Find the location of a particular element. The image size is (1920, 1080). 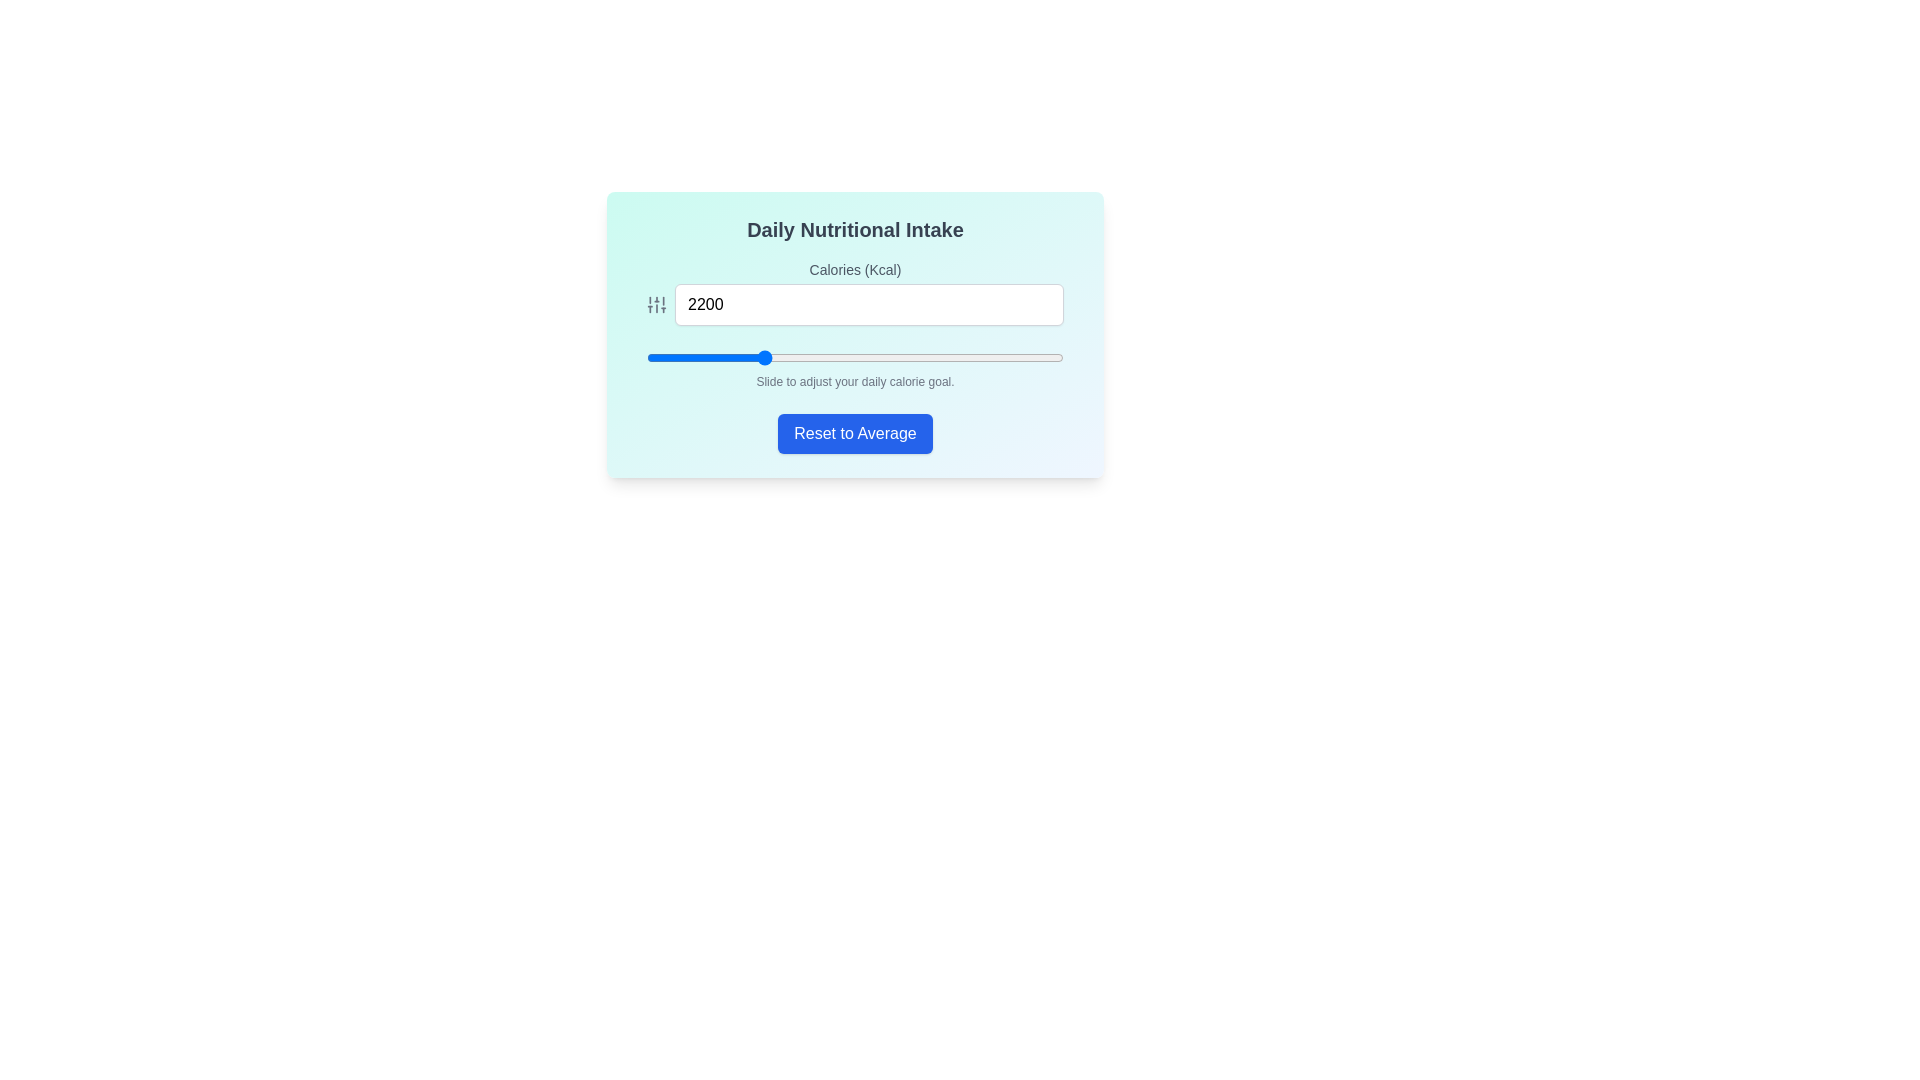

the calorie goal is located at coordinates (691, 357).